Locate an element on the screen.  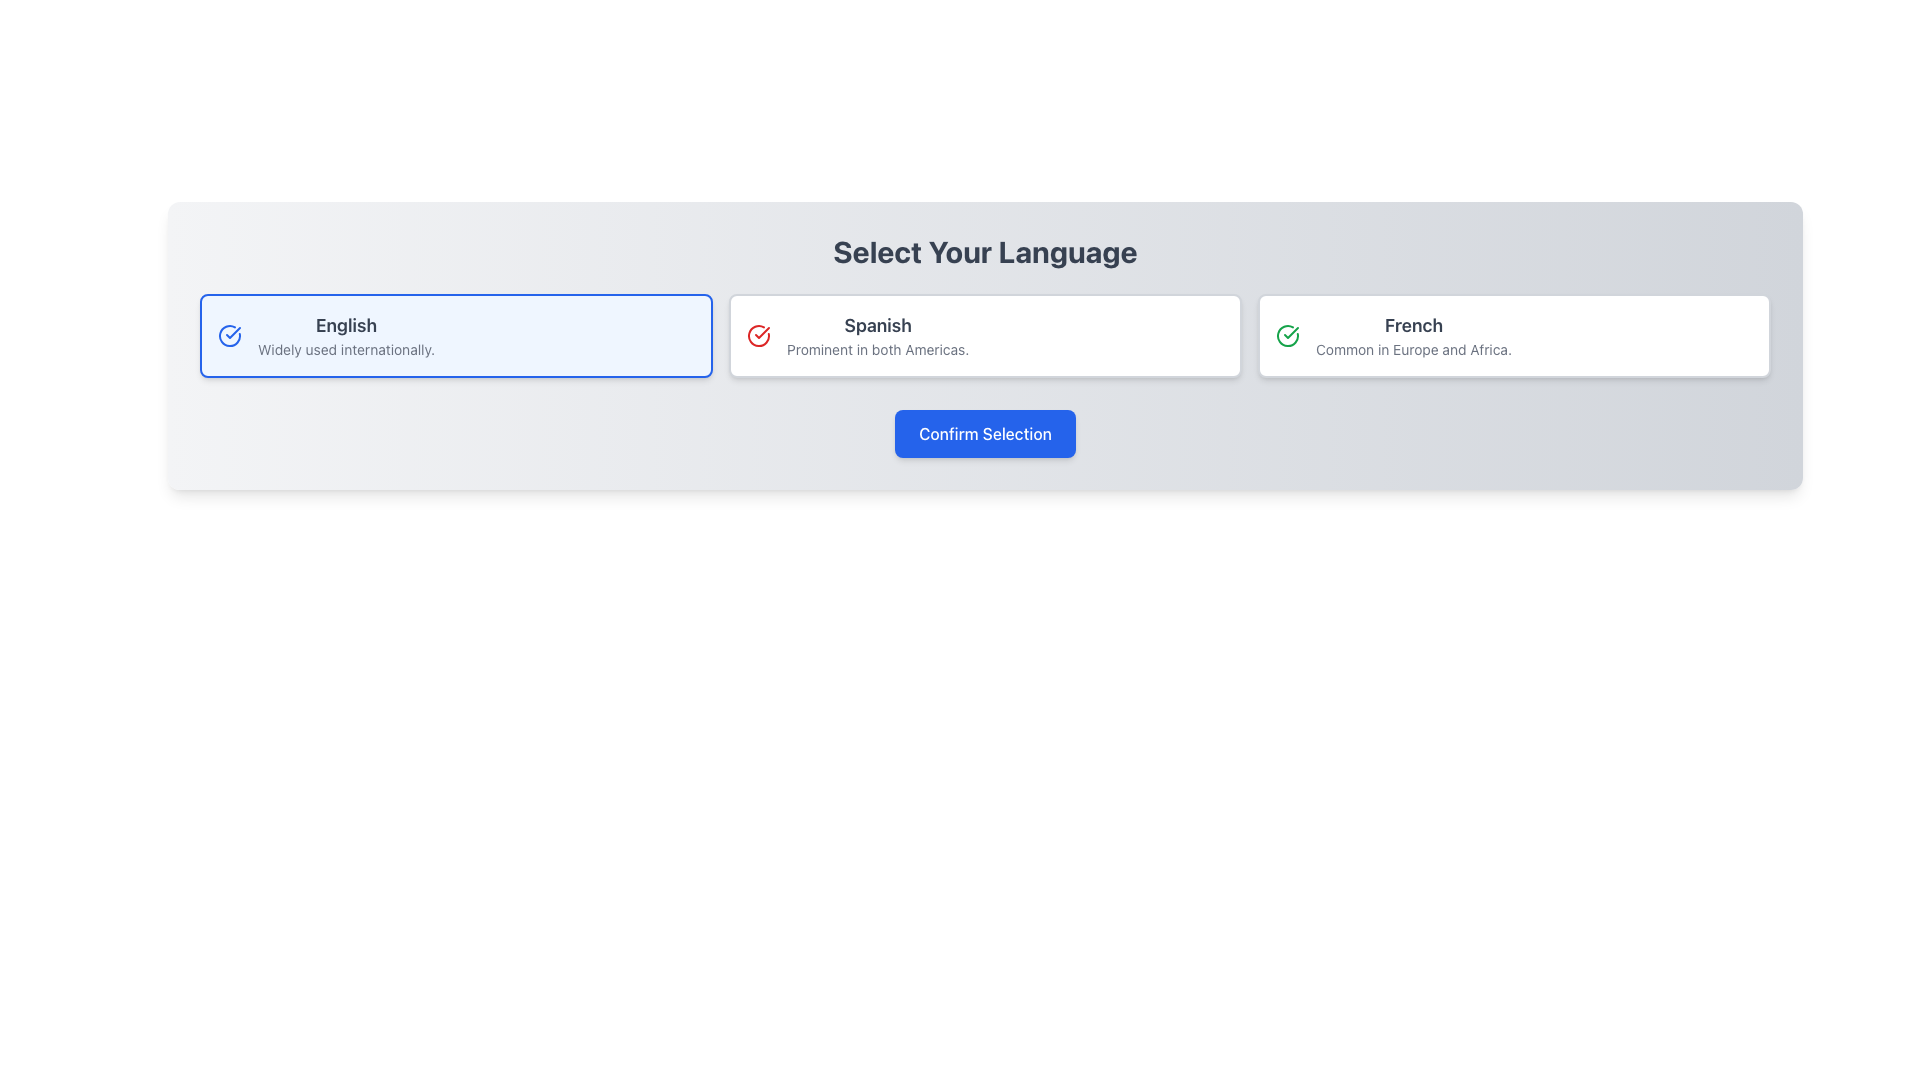
text label 'Prominent in both Americas.' which is styled in gray and located beneath the 'Spanish' header in the language selection options is located at coordinates (878, 349).